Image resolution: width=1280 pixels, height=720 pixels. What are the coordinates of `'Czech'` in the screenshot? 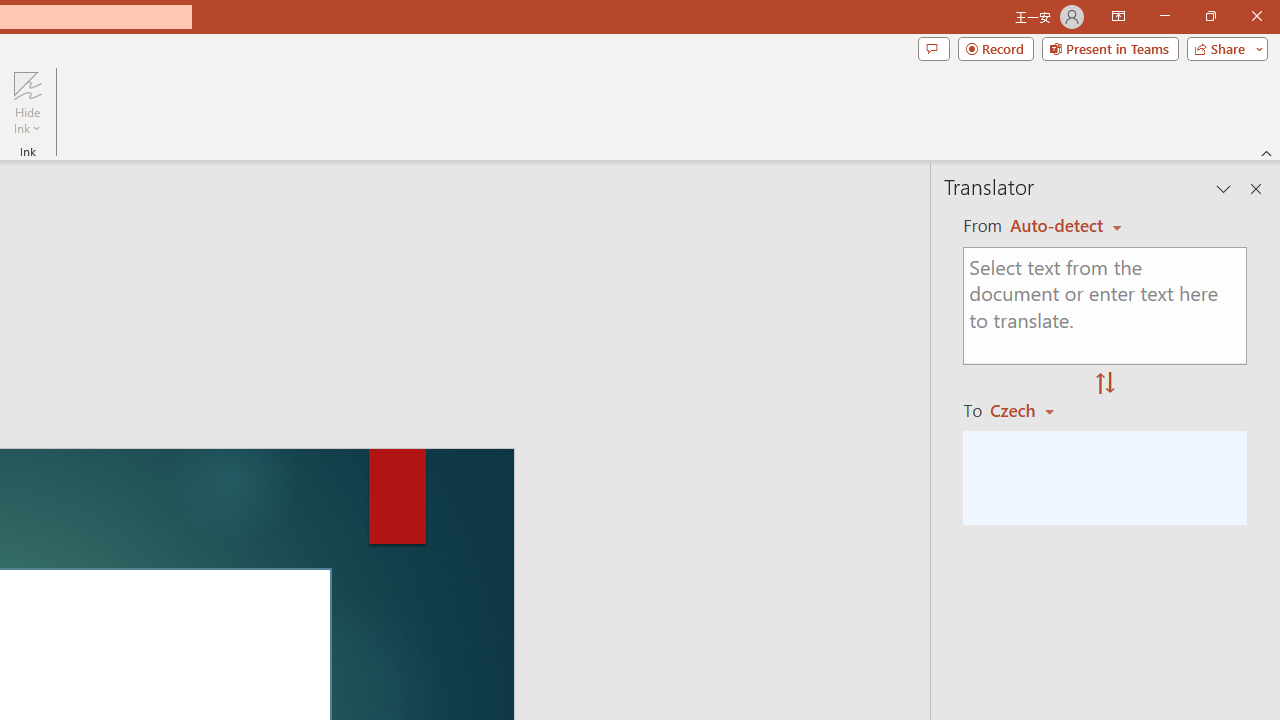 It's located at (1031, 409).